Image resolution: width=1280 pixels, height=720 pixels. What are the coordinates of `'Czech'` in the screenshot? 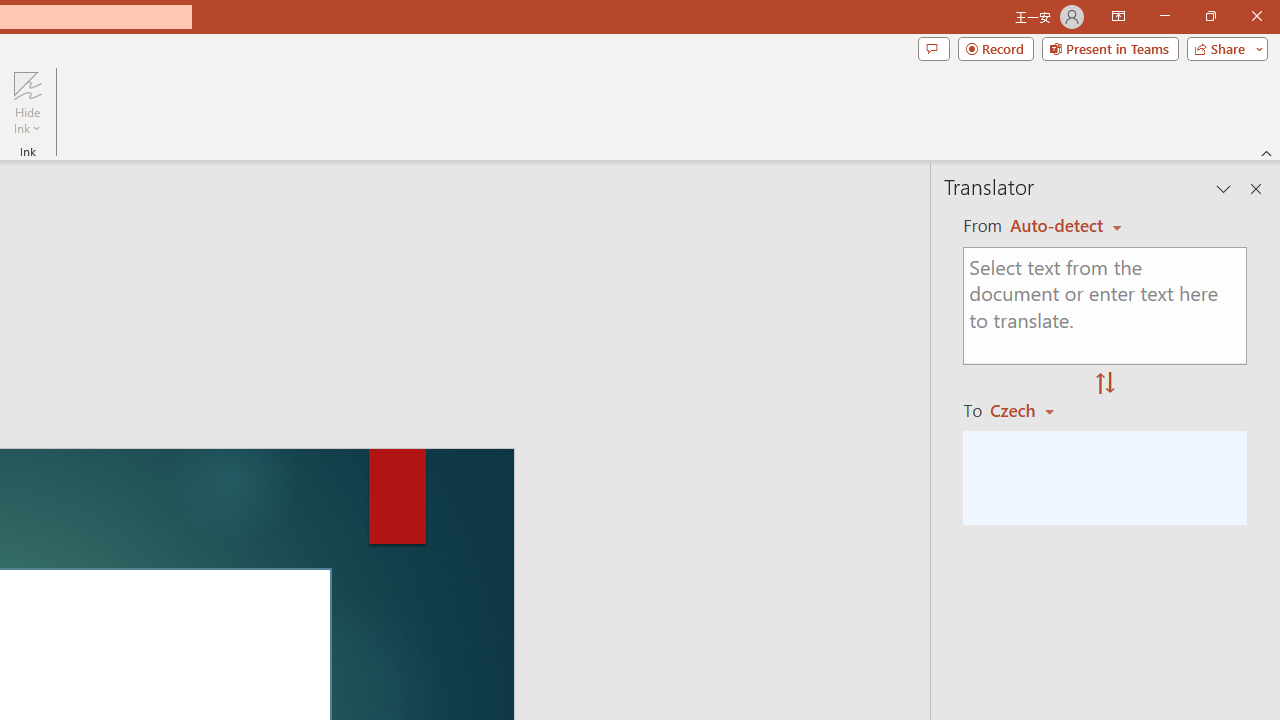 It's located at (1031, 409).